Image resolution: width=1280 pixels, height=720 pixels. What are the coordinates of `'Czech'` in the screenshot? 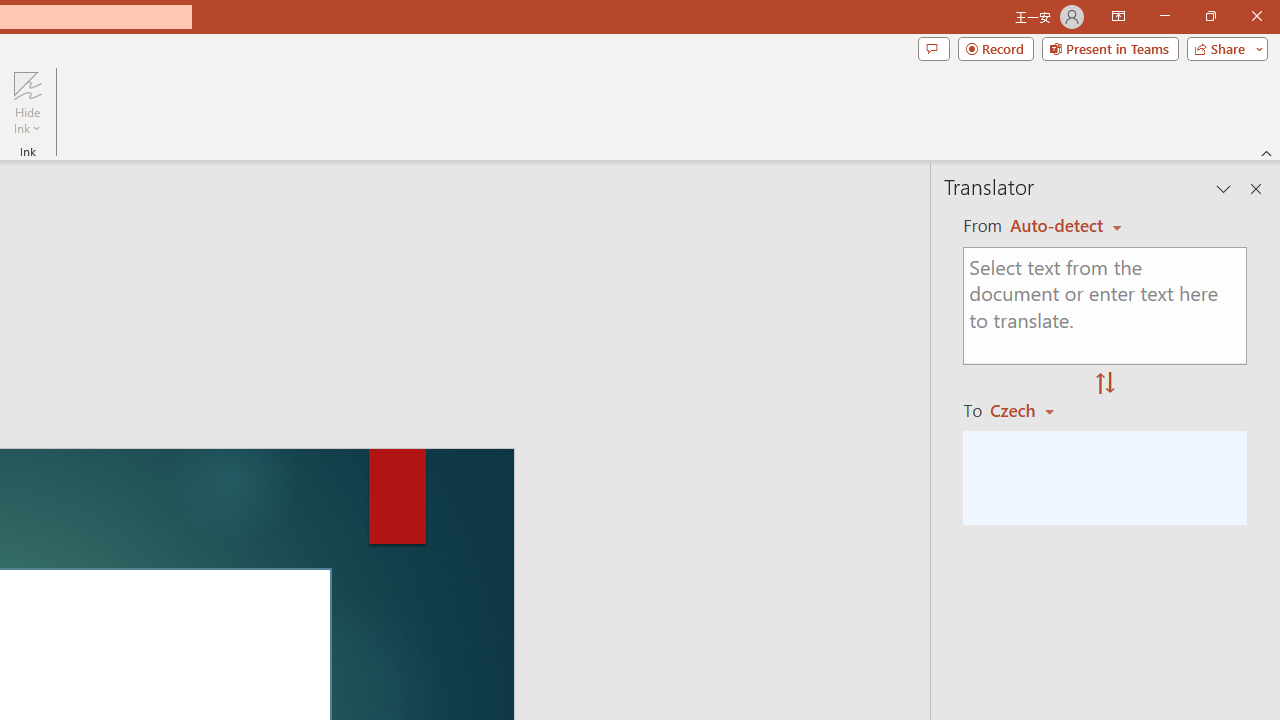 It's located at (1031, 409).